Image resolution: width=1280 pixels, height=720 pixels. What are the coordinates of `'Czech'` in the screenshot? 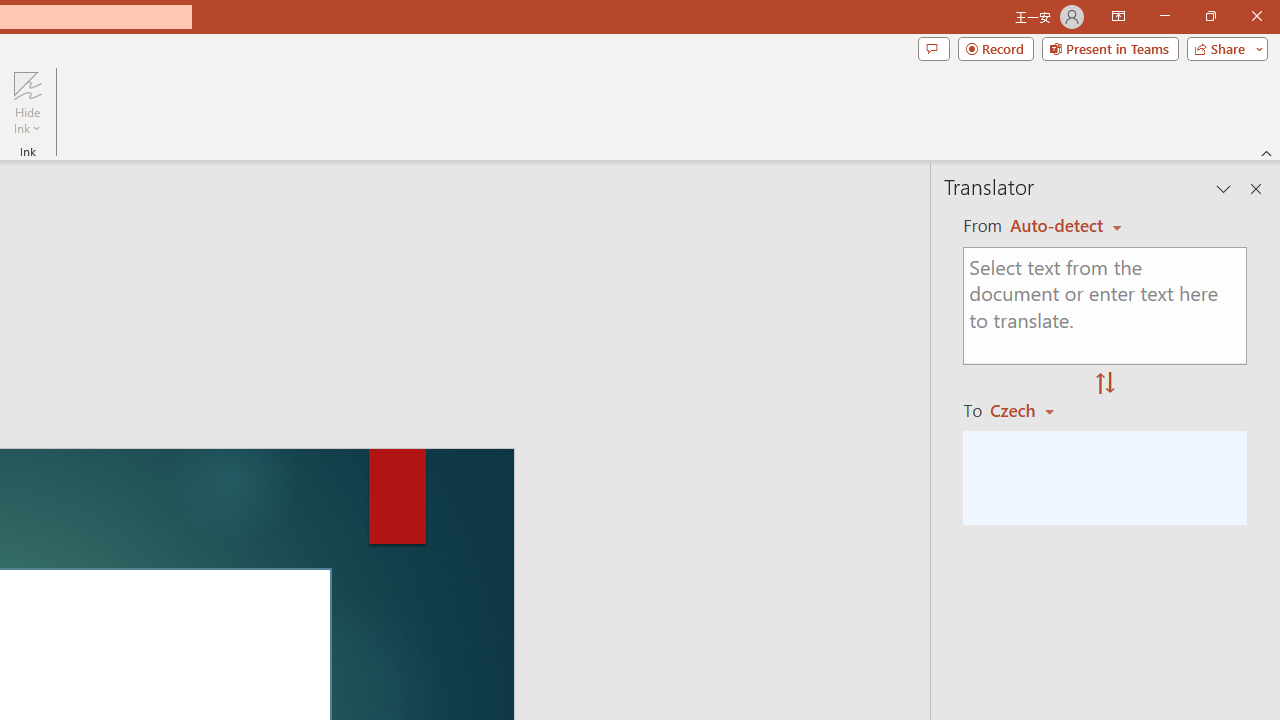 It's located at (1031, 409).